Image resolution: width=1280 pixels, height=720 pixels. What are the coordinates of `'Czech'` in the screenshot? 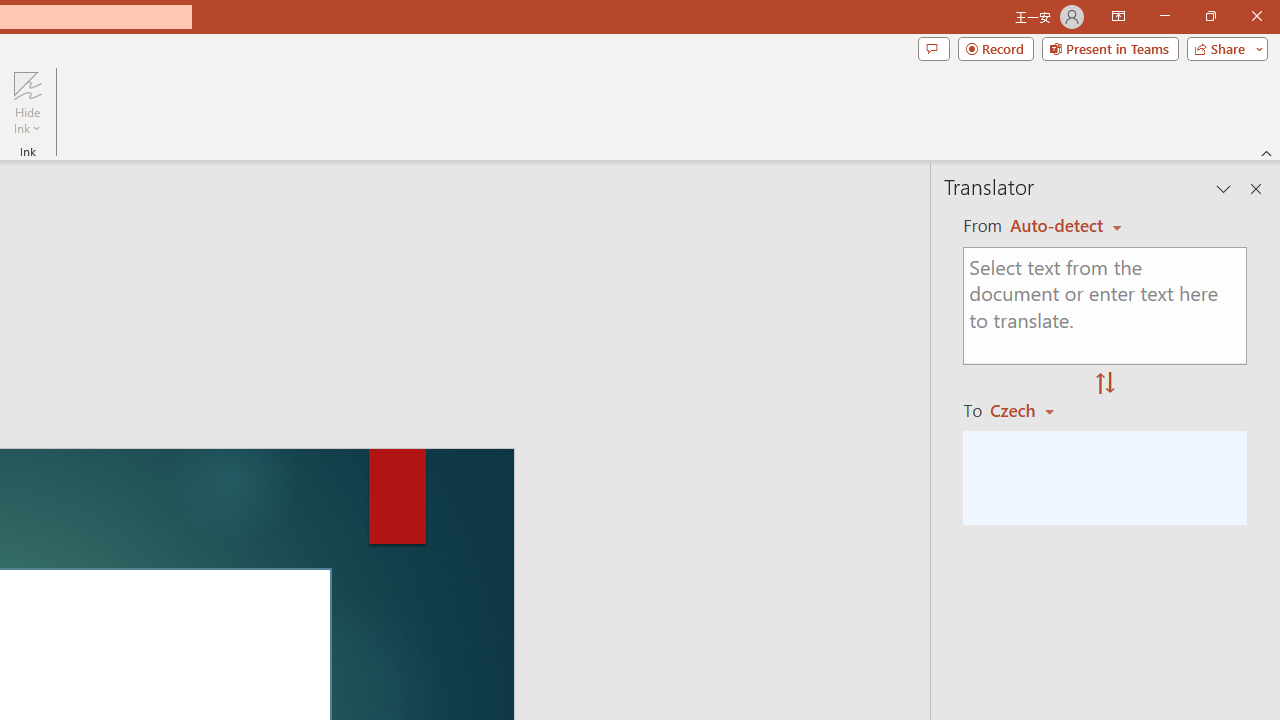 It's located at (1031, 409).